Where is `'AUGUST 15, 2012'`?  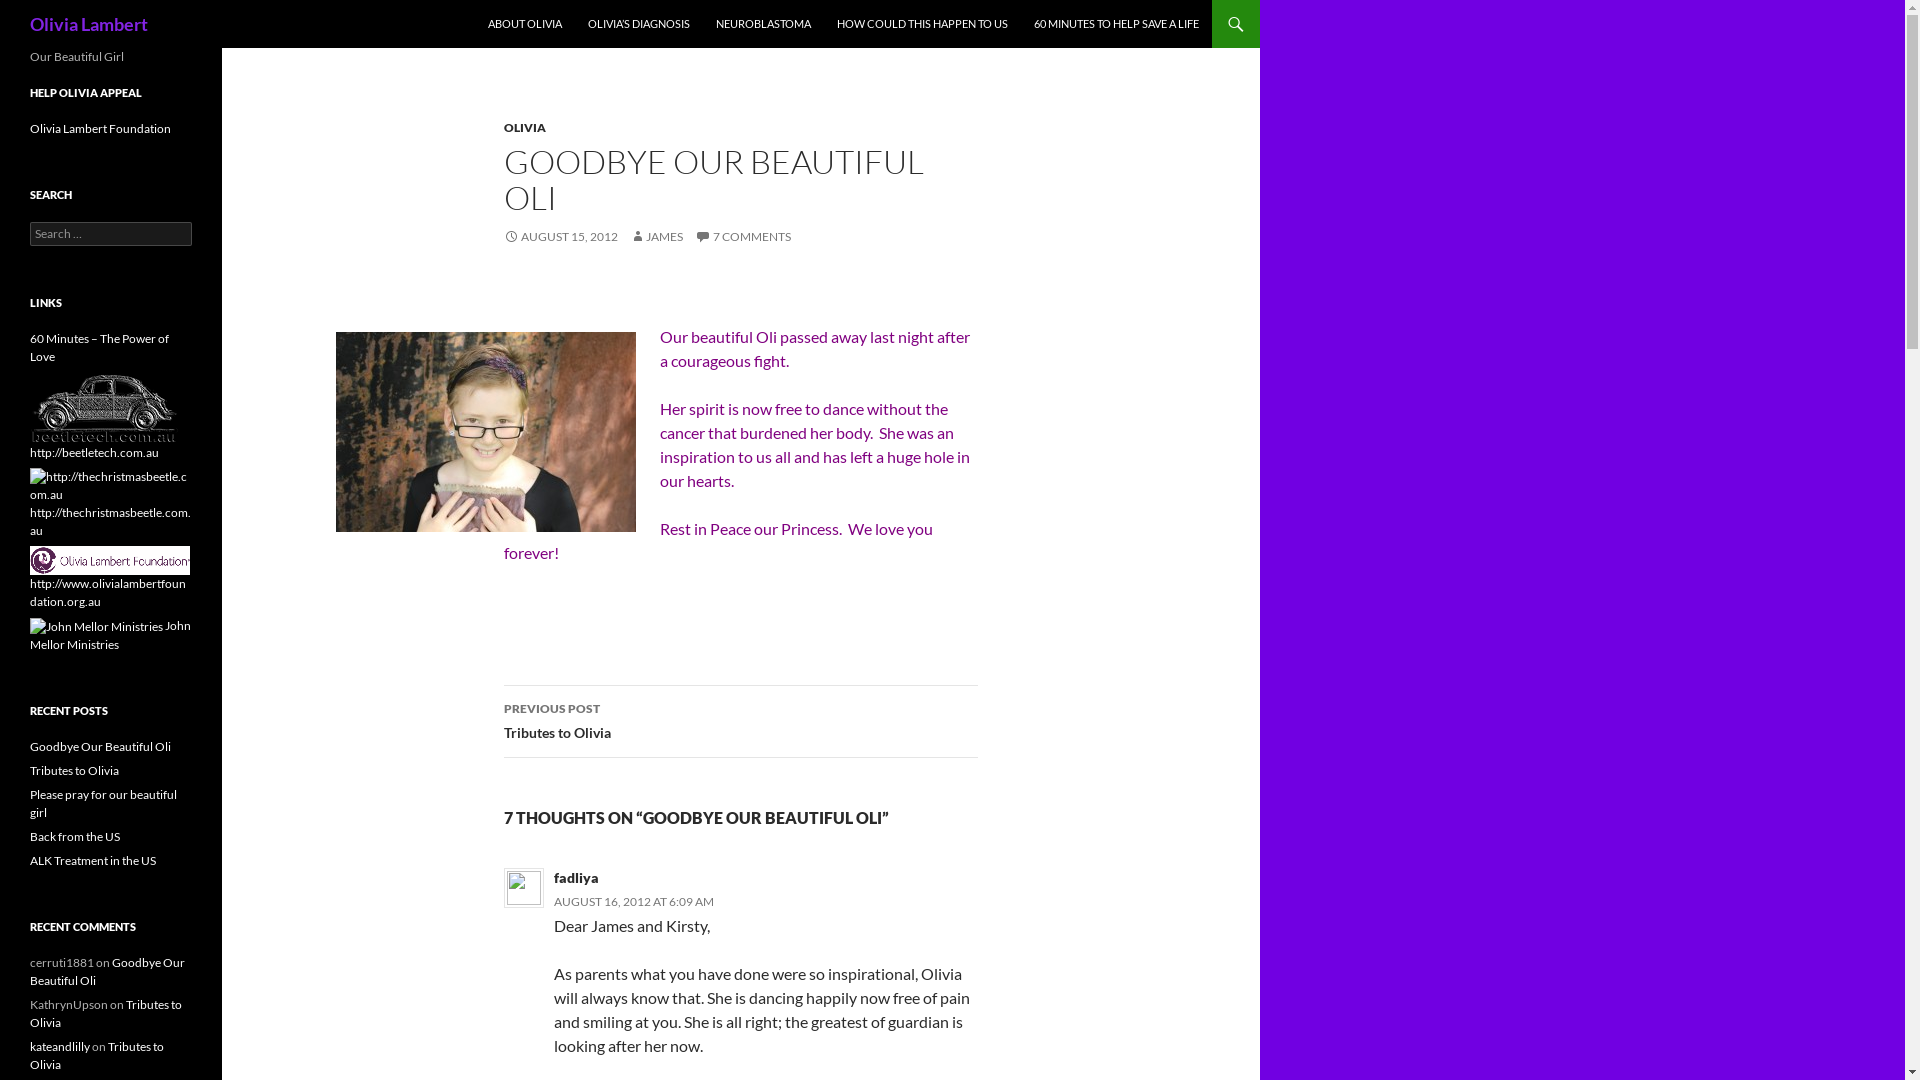 'AUGUST 15, 2012' is located at coordinates (560, 235).